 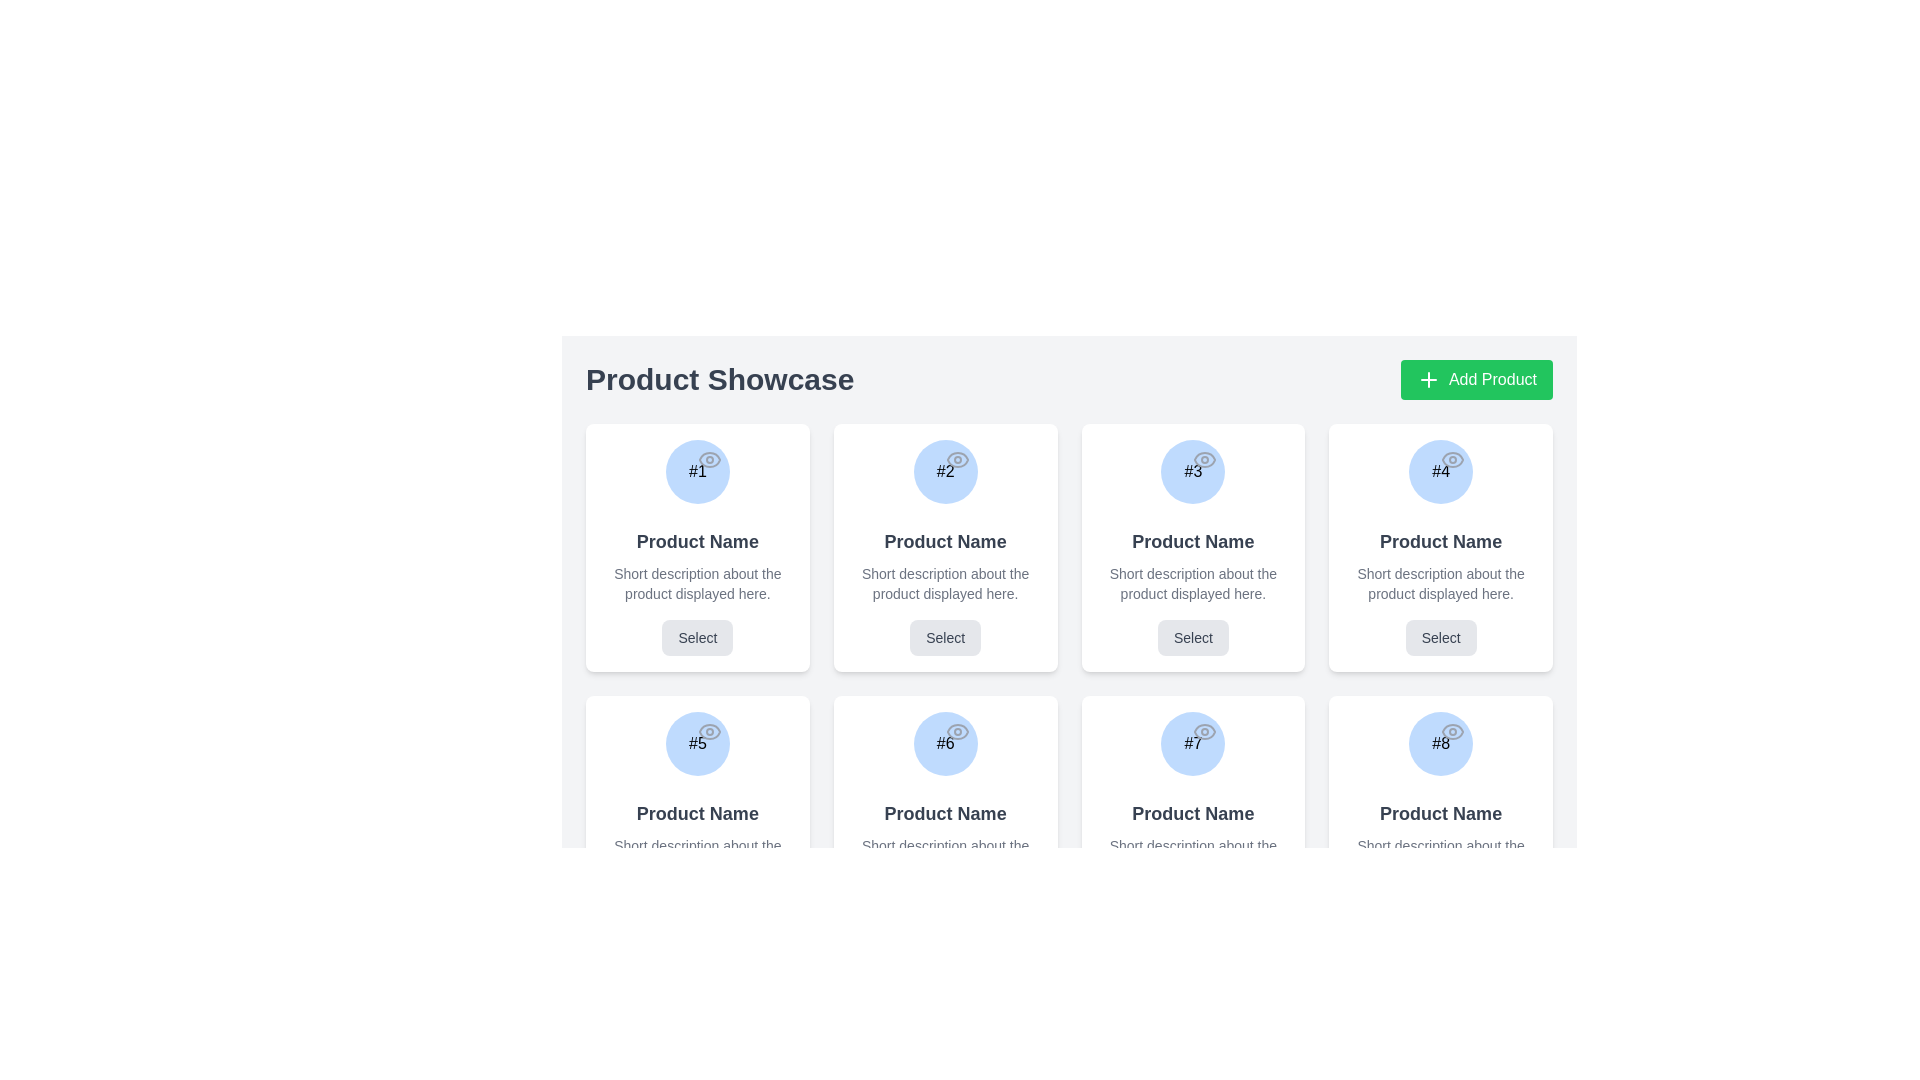 I want to click on the button located at the bottom of the product card with product number '#6', title 'Product Name', and short description, so click(x=944, y=910).